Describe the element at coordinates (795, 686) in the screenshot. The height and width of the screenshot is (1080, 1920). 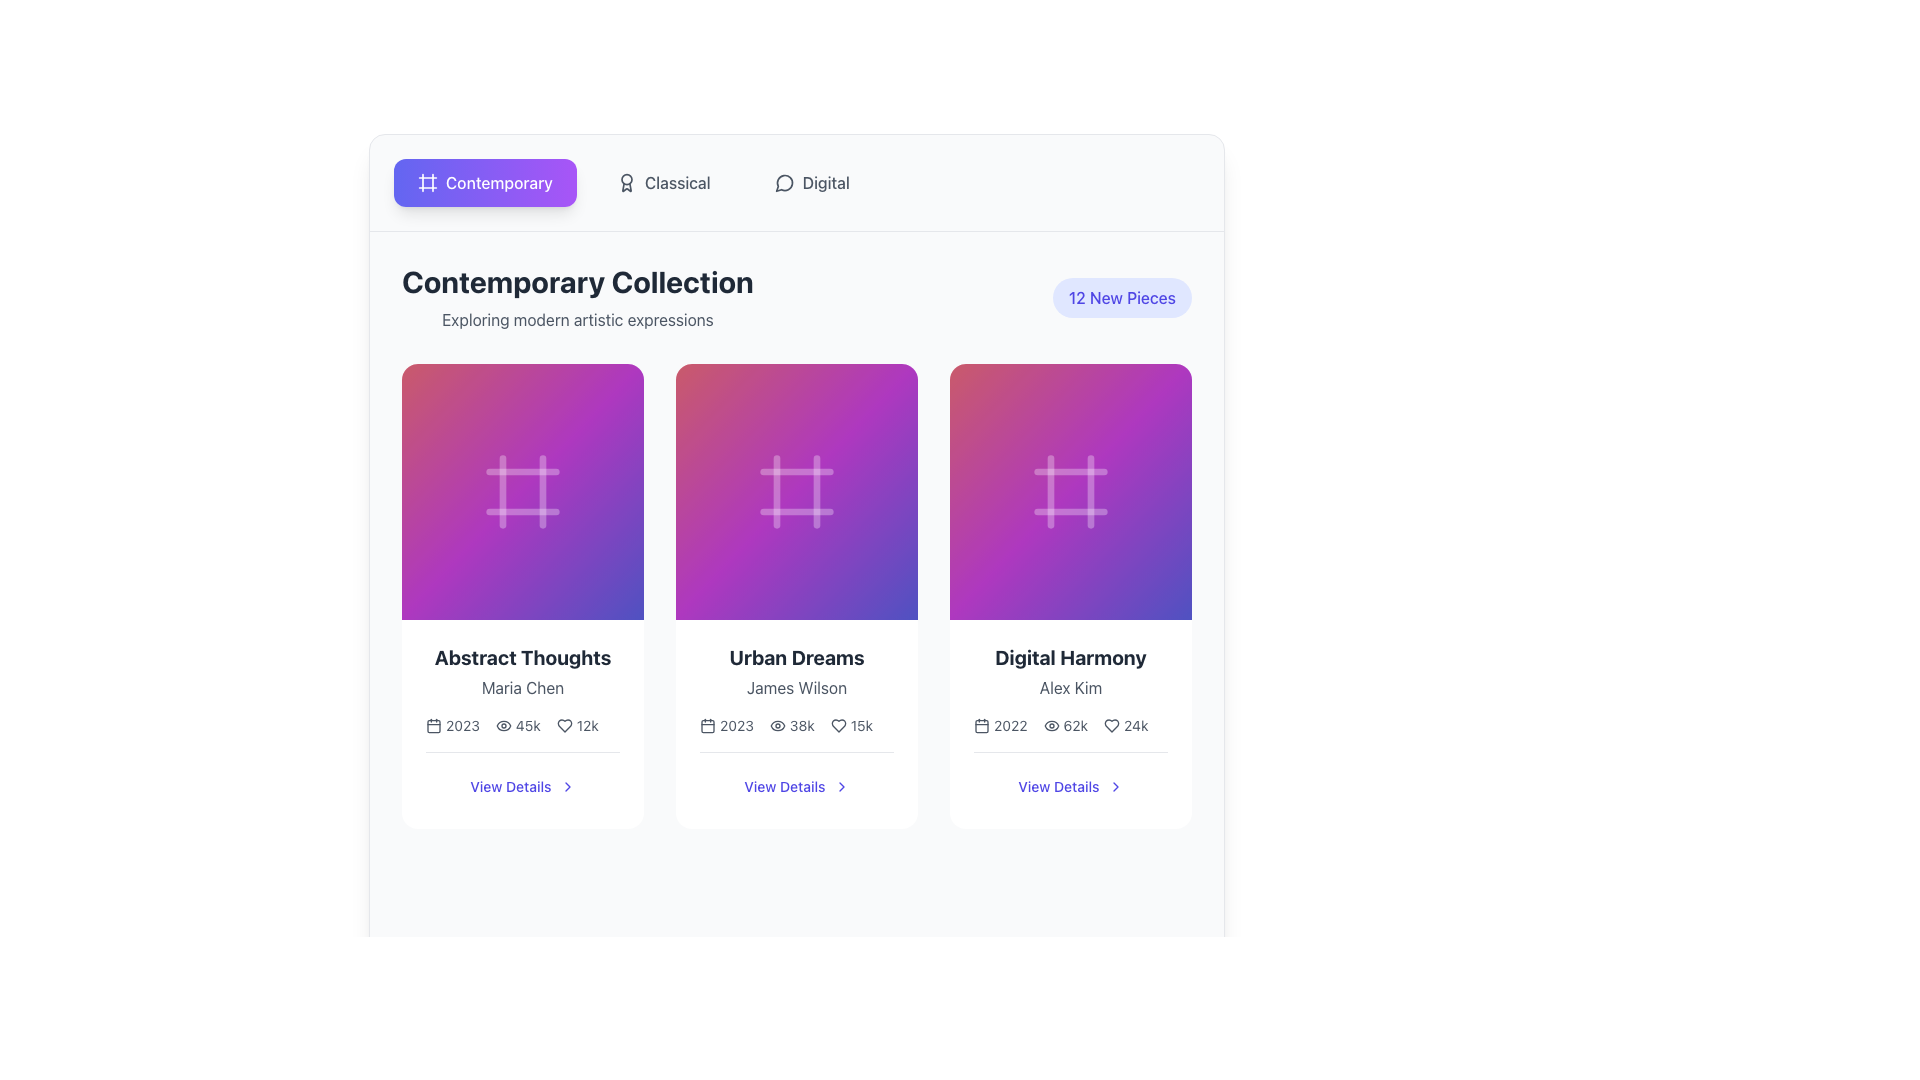
I see `text label displaying the author's or contributor's name located beneath the heading 'Urban Dreams' in the middle column of a three-column grid layout` at that location.